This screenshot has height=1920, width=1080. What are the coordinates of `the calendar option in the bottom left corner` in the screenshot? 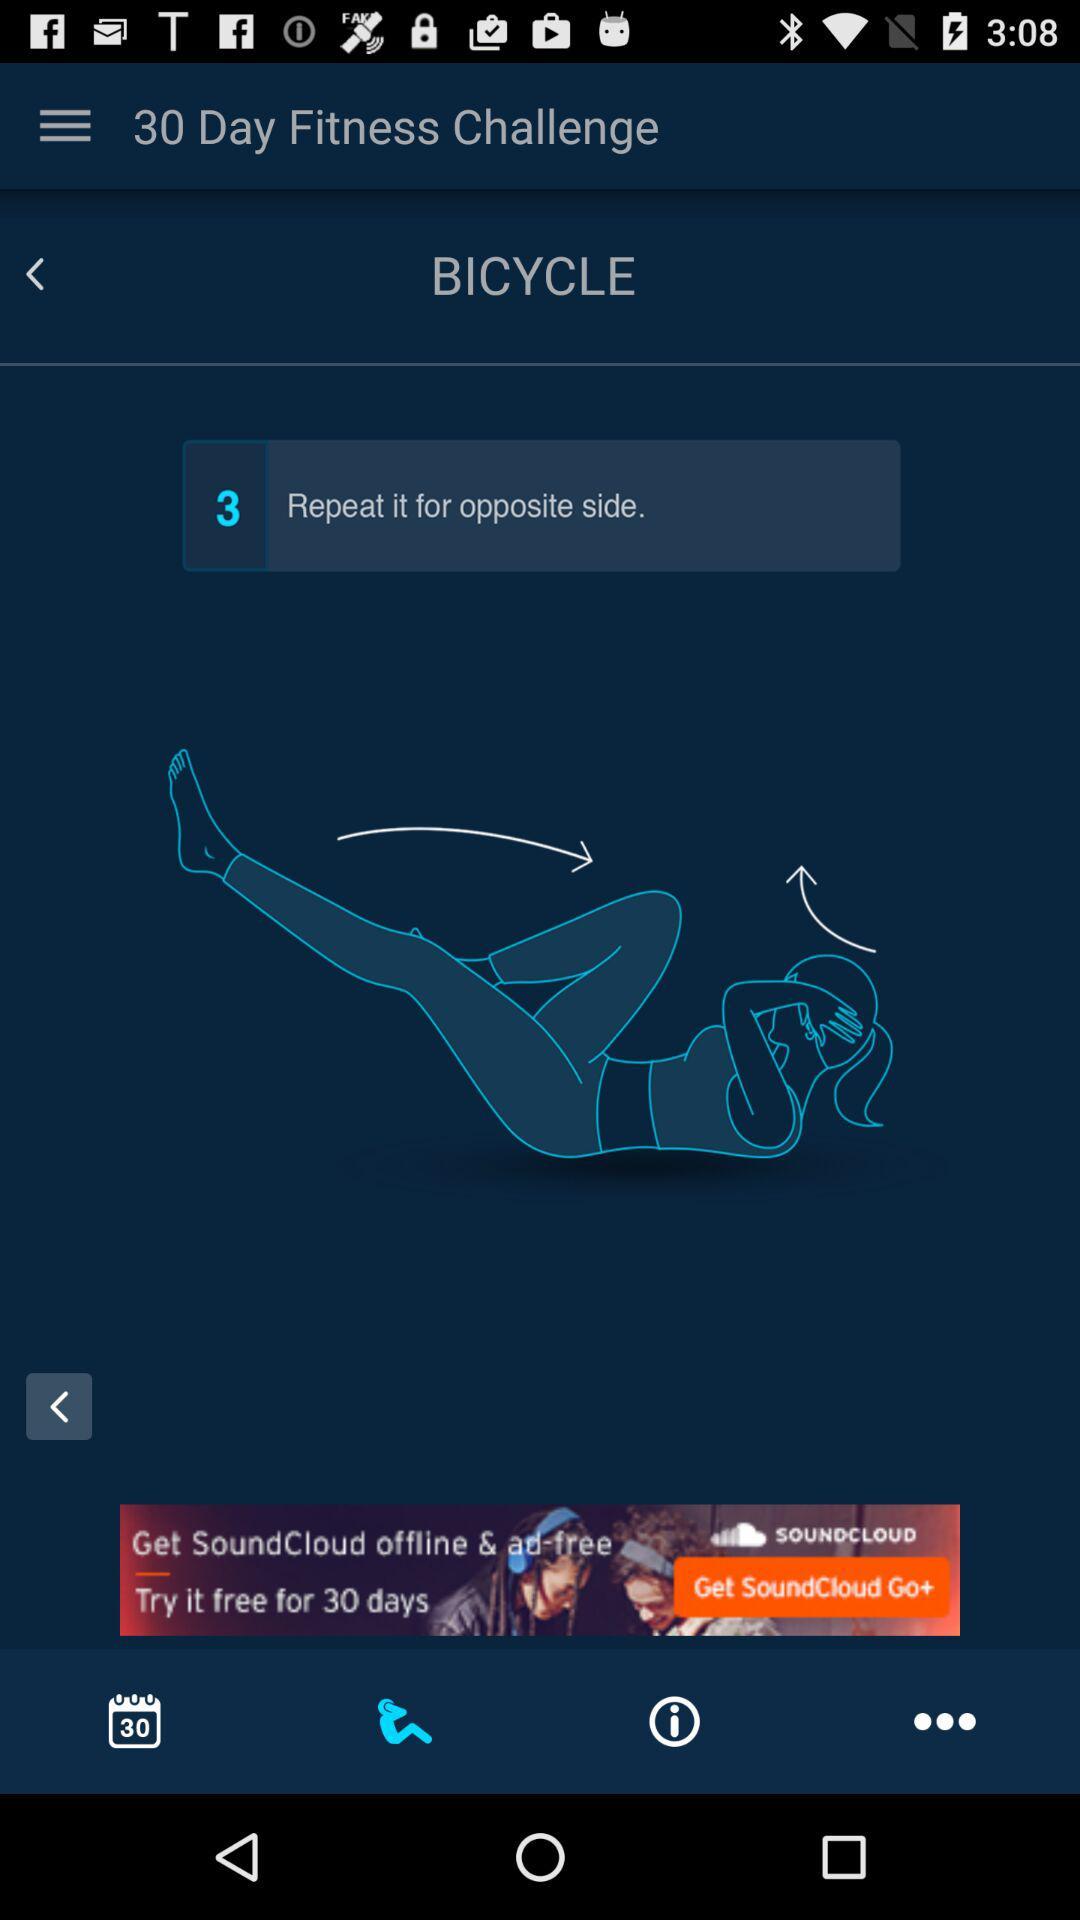 It's located at (135, 1720).